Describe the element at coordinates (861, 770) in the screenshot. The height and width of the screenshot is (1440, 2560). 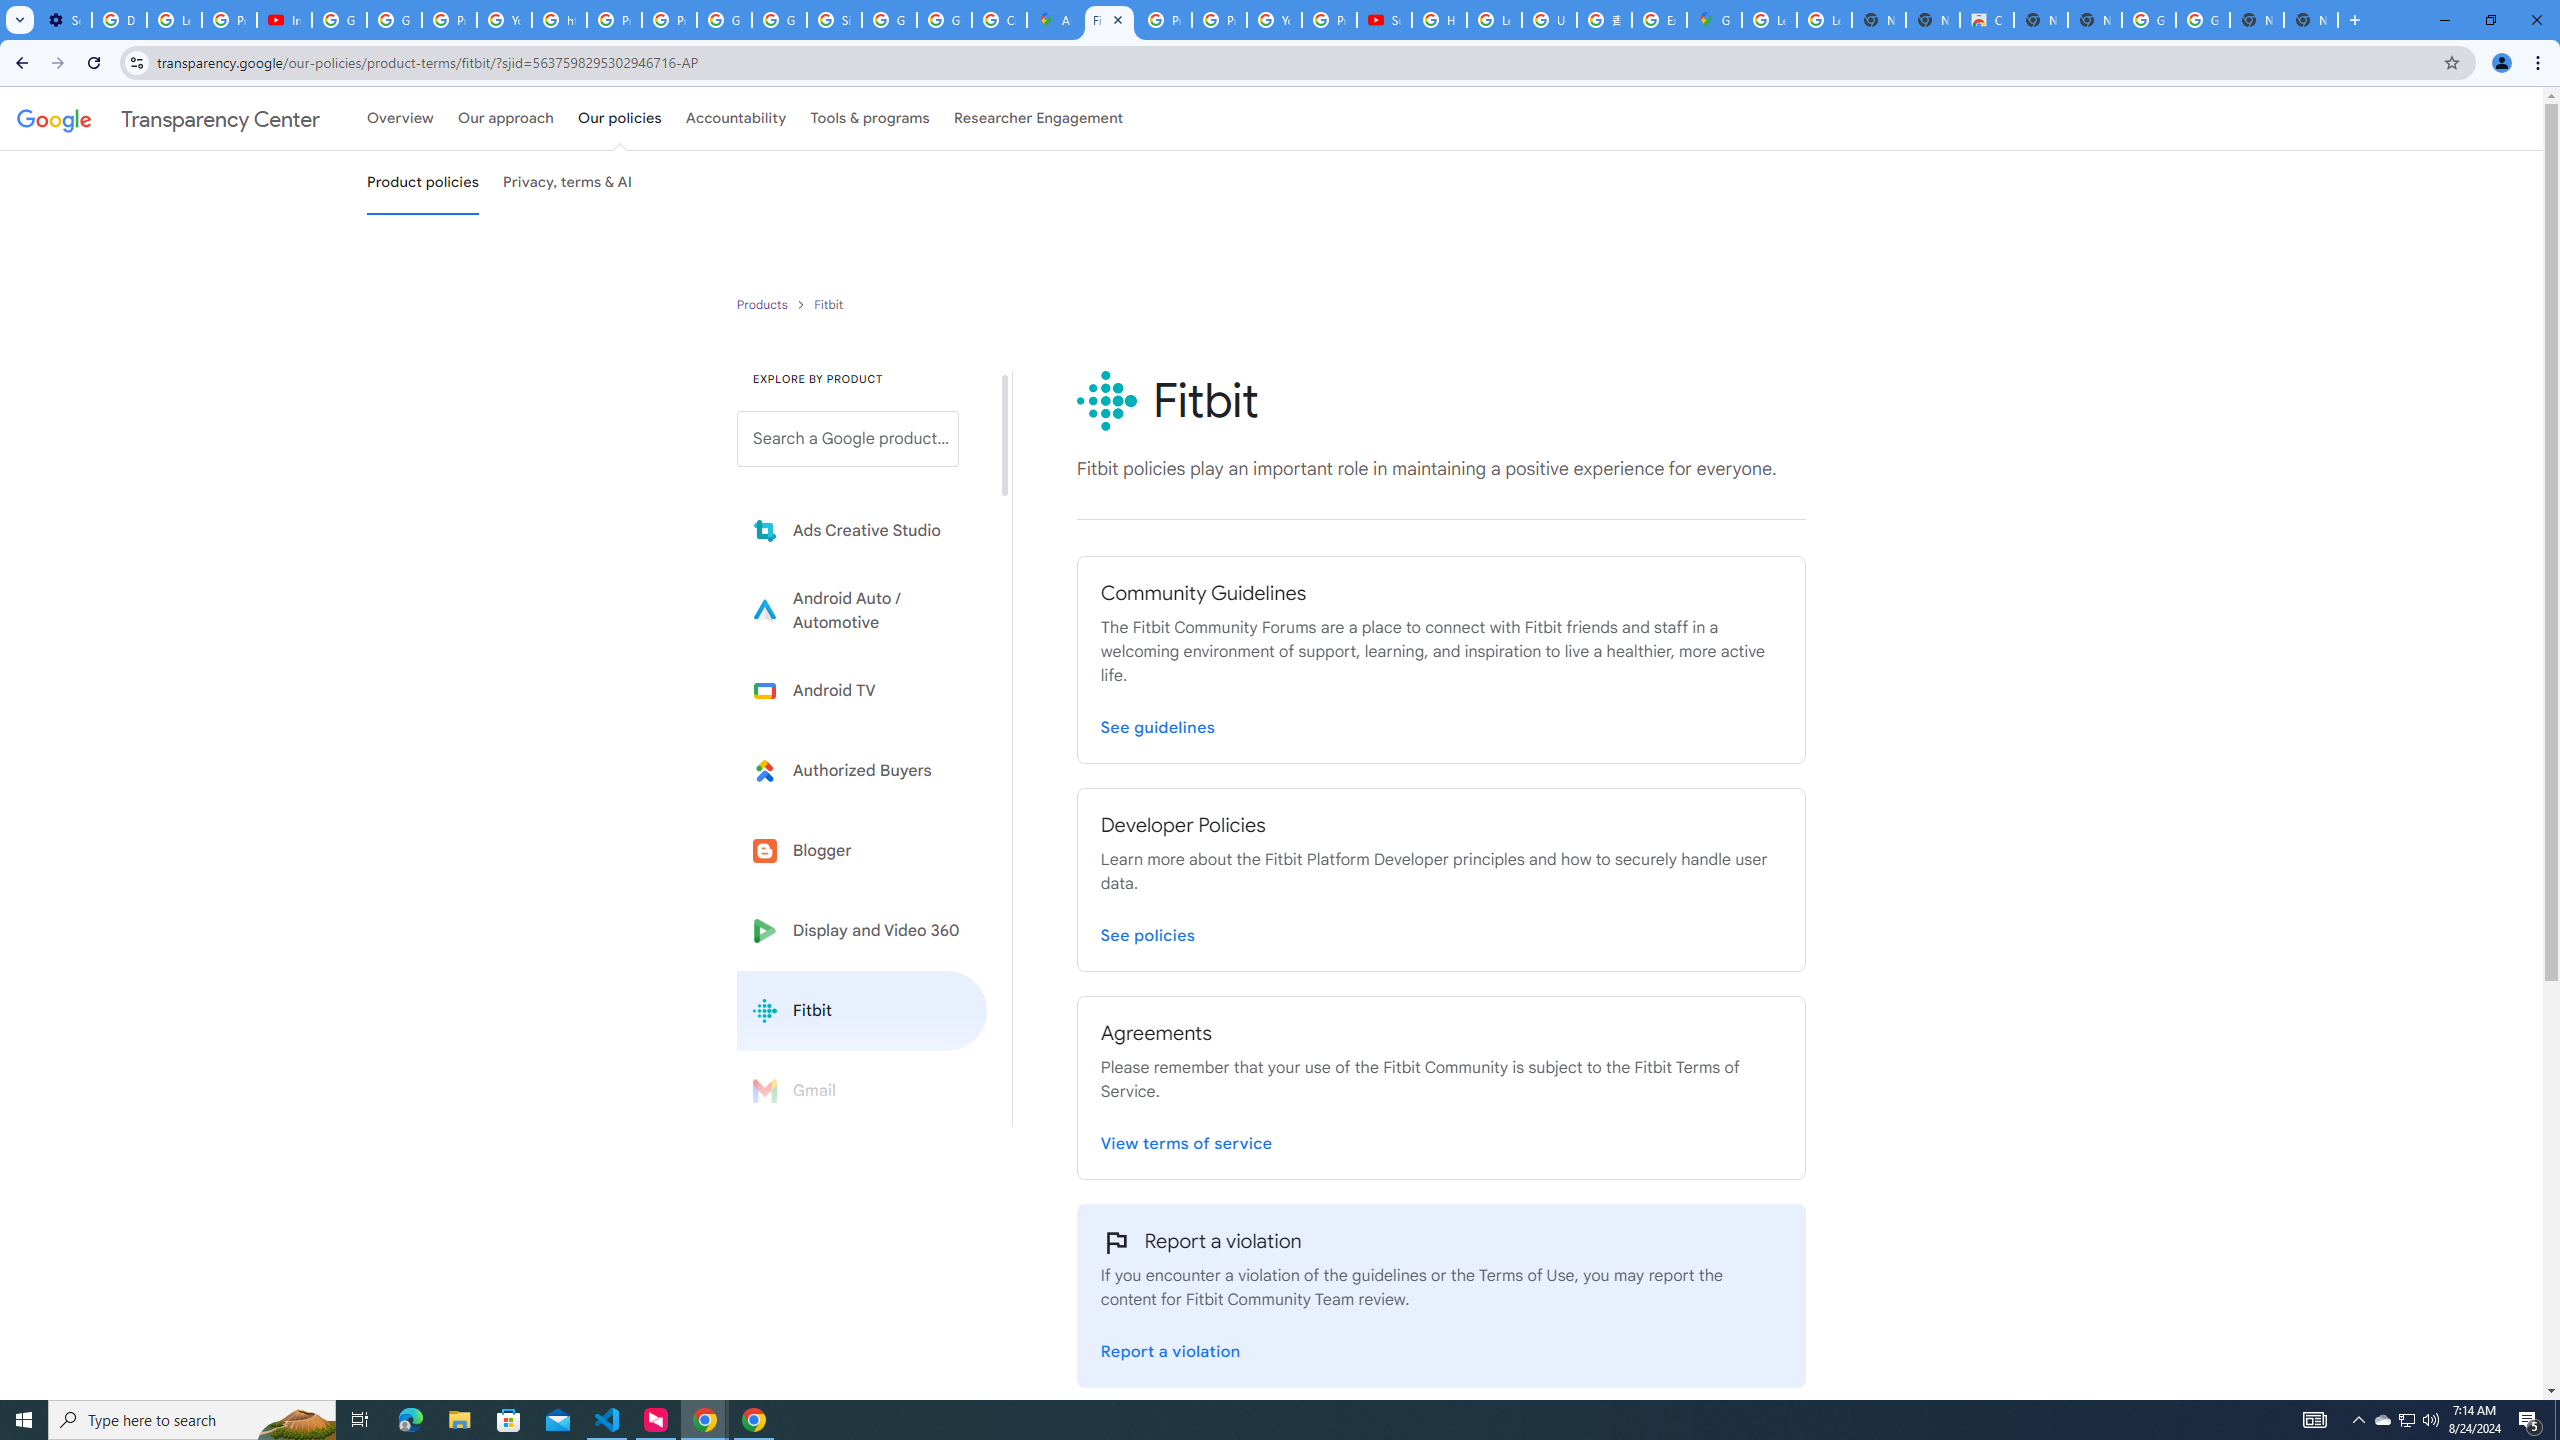
I see `'Learn more about Authorized Buyers'` at that location.